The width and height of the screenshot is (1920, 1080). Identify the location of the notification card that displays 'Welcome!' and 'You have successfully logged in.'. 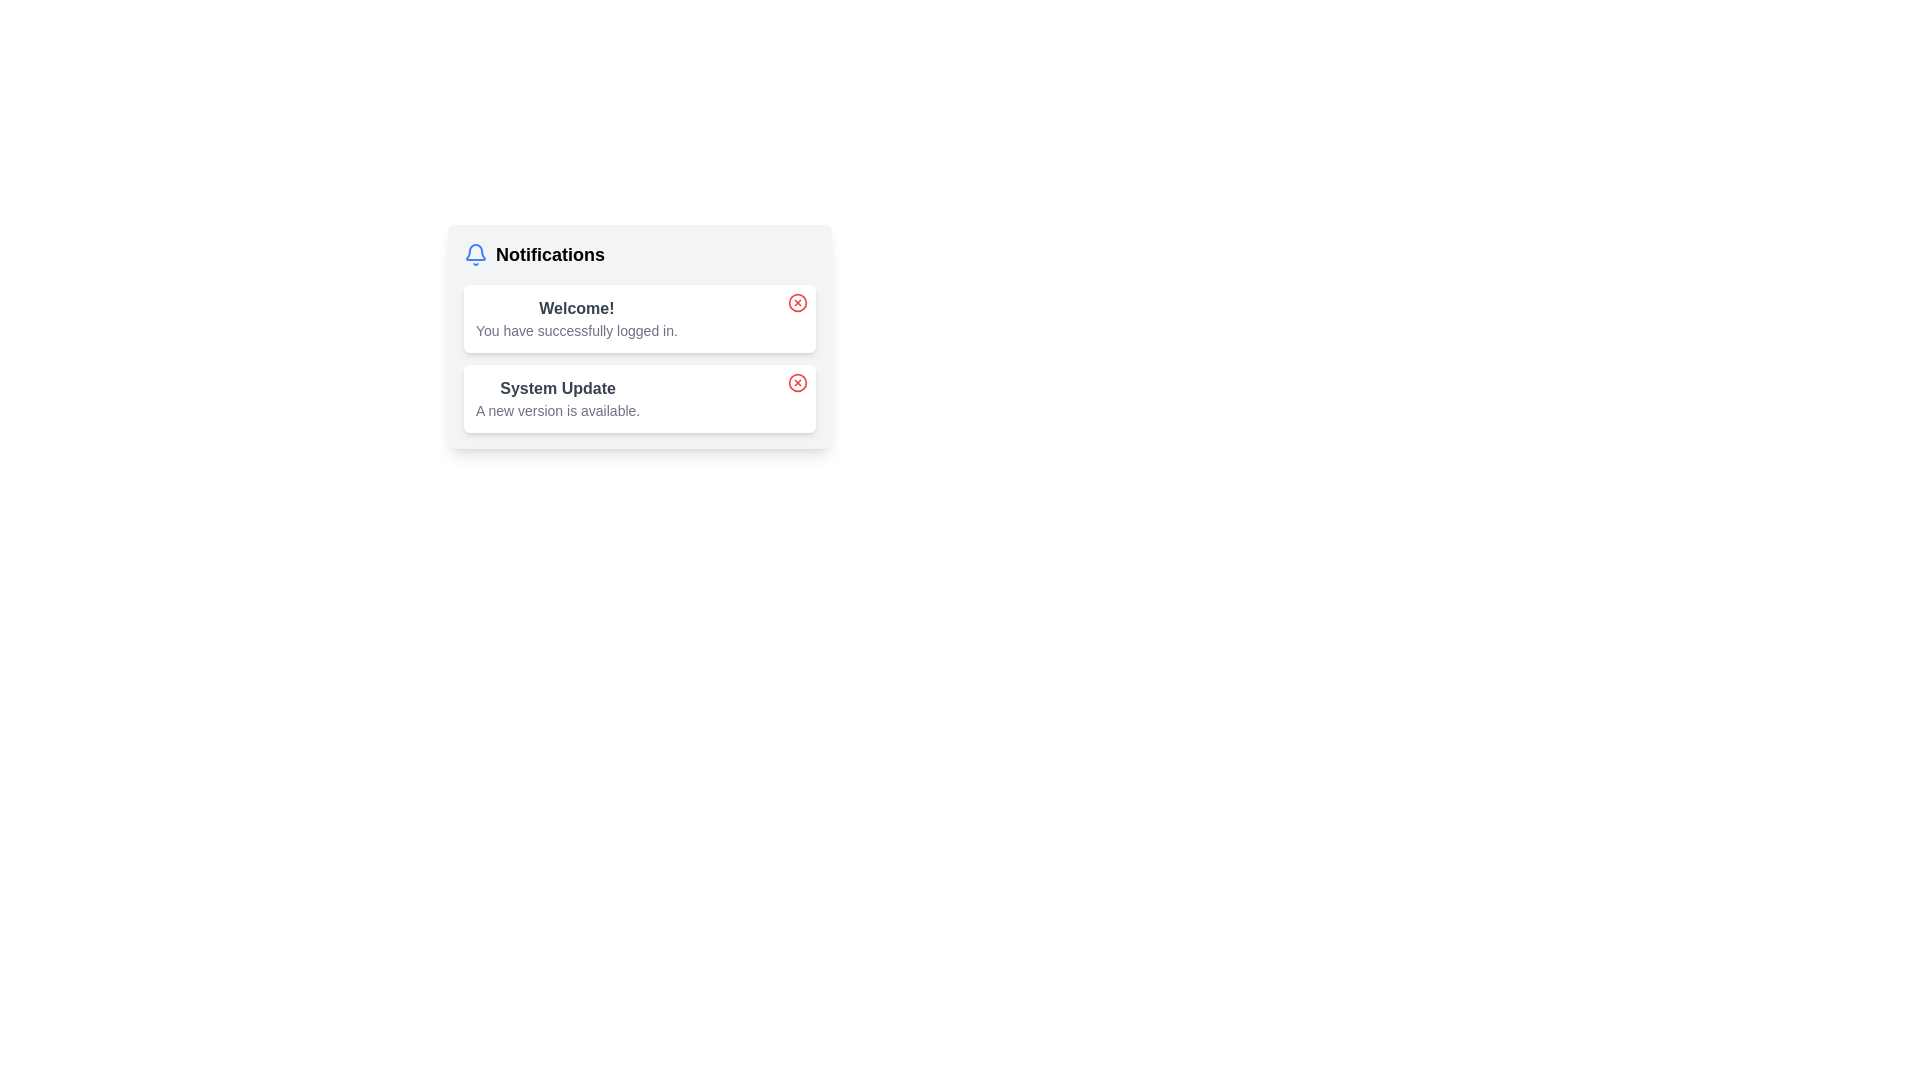
(638, 318).